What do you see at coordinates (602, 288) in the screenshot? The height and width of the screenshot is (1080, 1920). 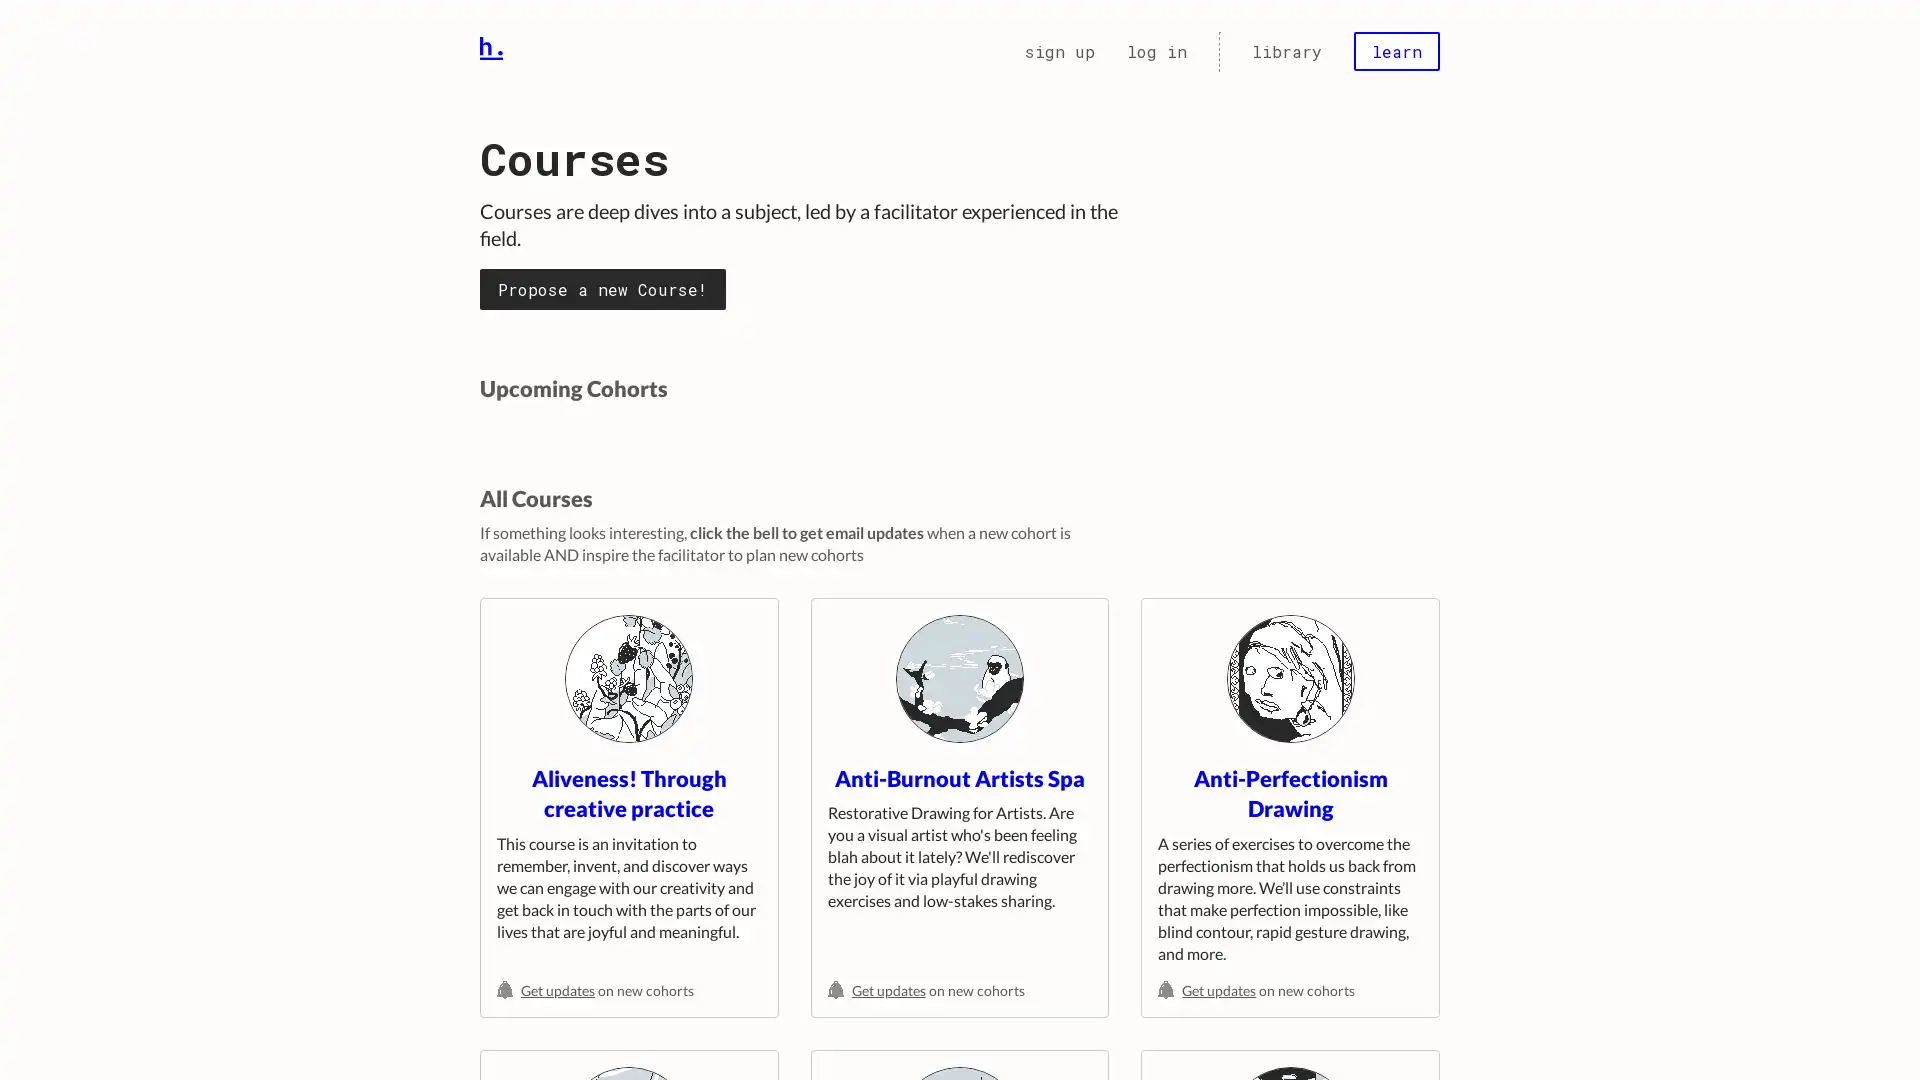 I see `Propose a new Course!` at bounding box center [602, 288].